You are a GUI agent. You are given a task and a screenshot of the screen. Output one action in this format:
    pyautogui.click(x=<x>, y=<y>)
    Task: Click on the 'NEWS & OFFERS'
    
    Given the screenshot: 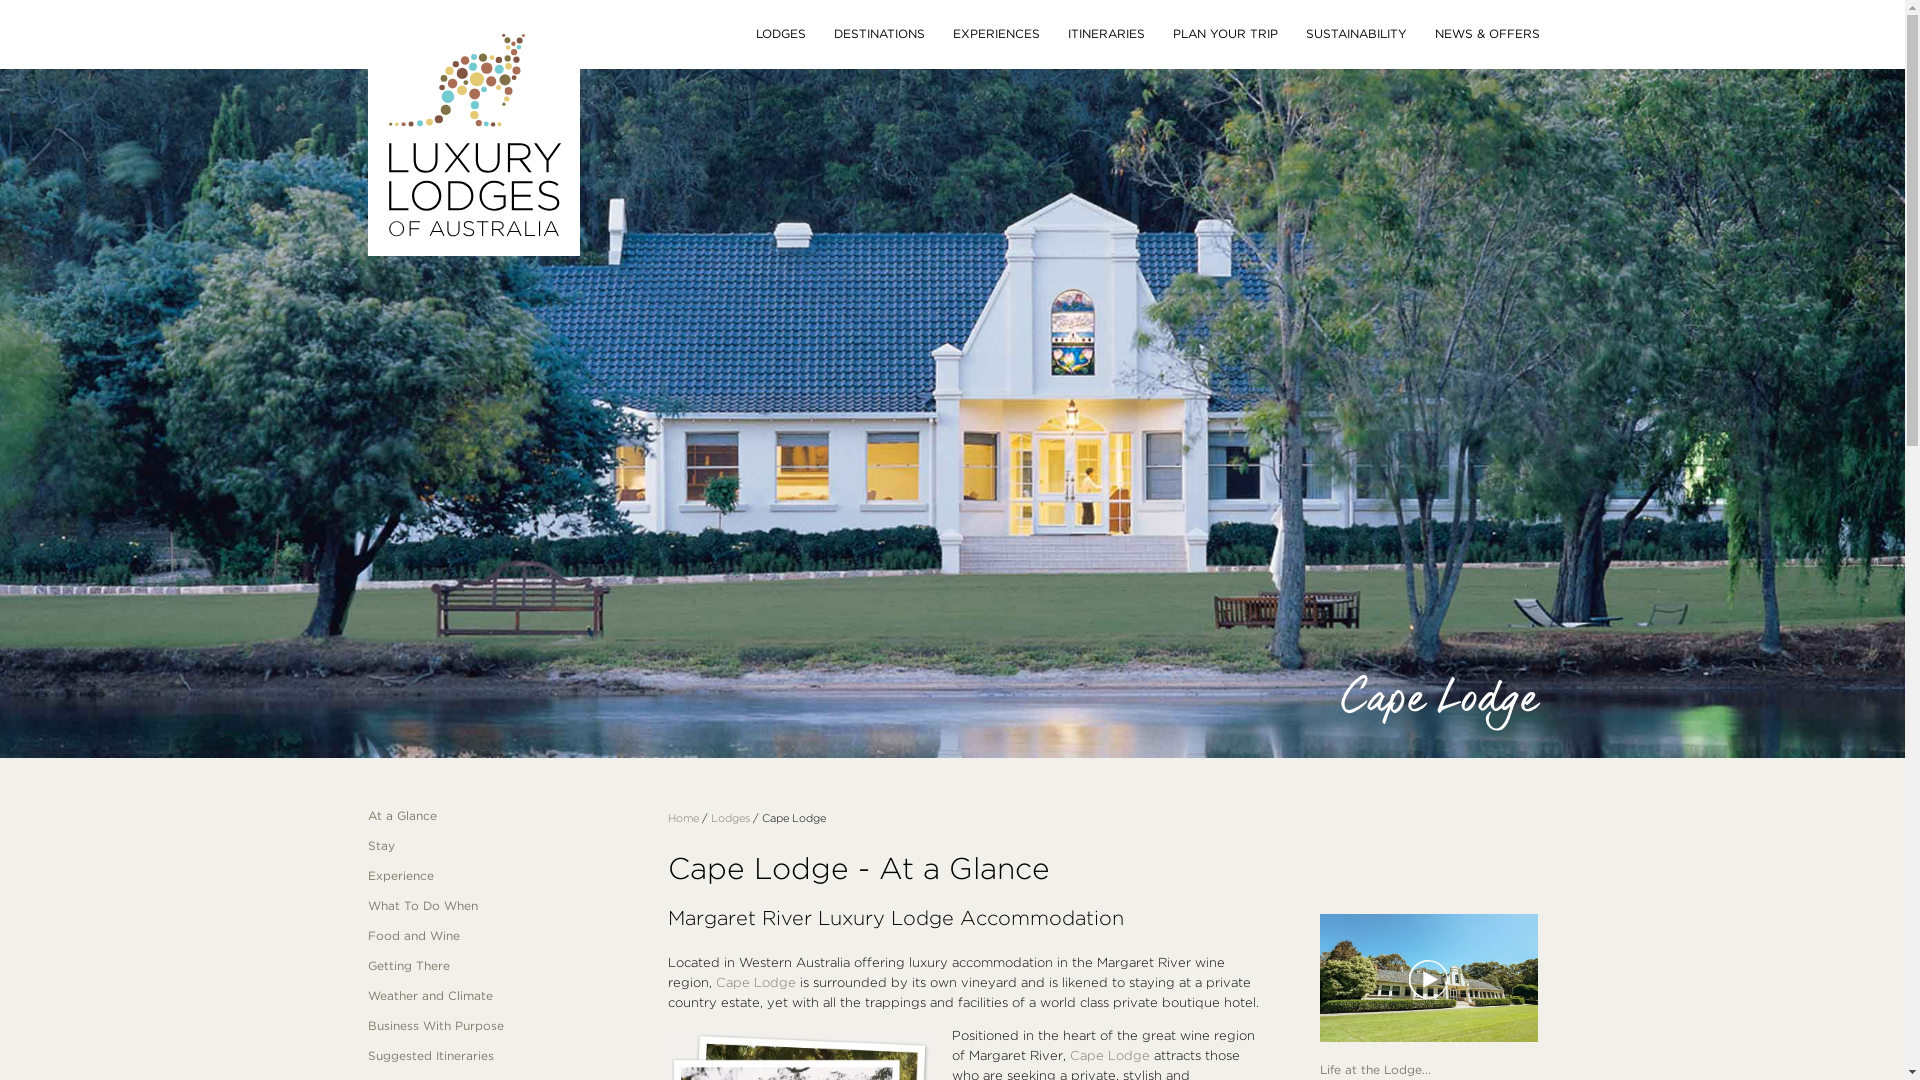 What is the action you would take?
    pyautogui.click(x=1486, y=34)
    